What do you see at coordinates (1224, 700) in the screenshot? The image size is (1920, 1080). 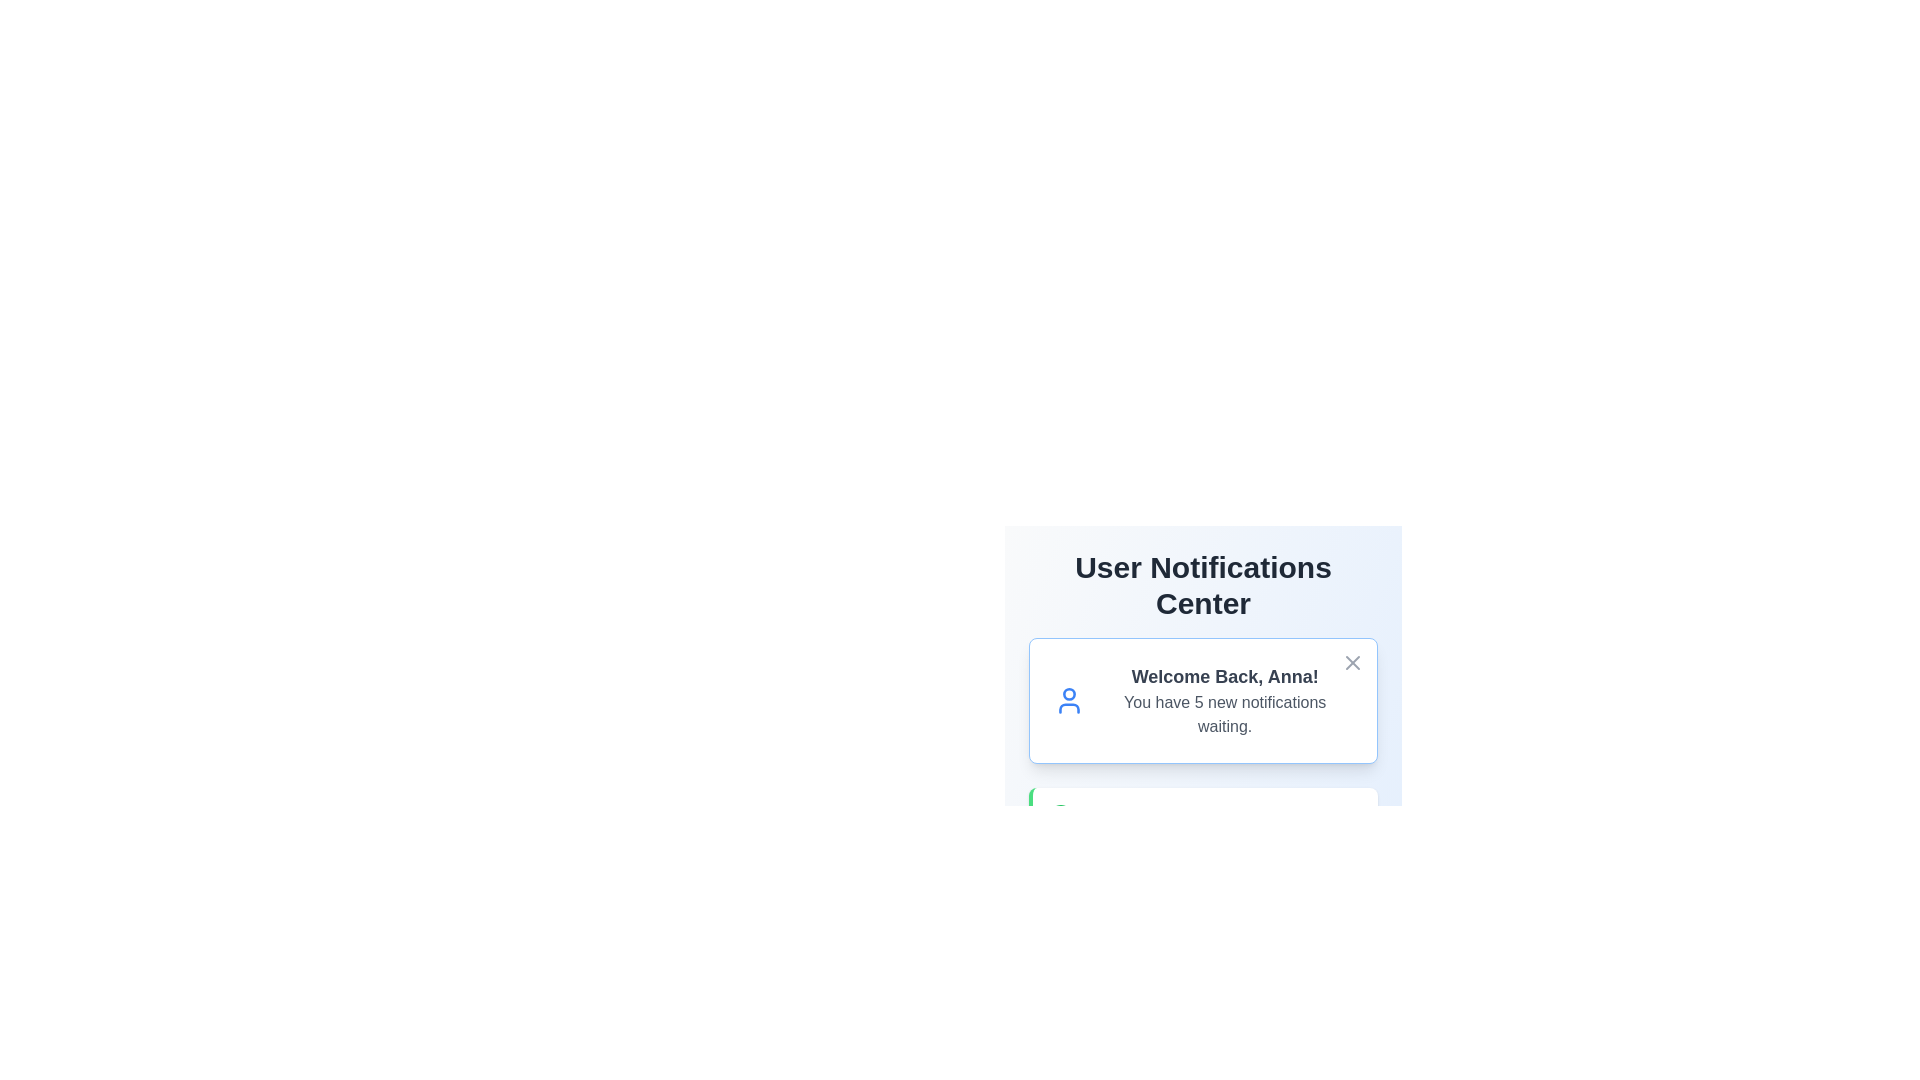 I see `the text label displaying the greeting 'Welcome Back, Anna!' and notification message 'You have 5 new notifications waiting.' located in the User Notifications Center` at bounding box center [1224, 700].